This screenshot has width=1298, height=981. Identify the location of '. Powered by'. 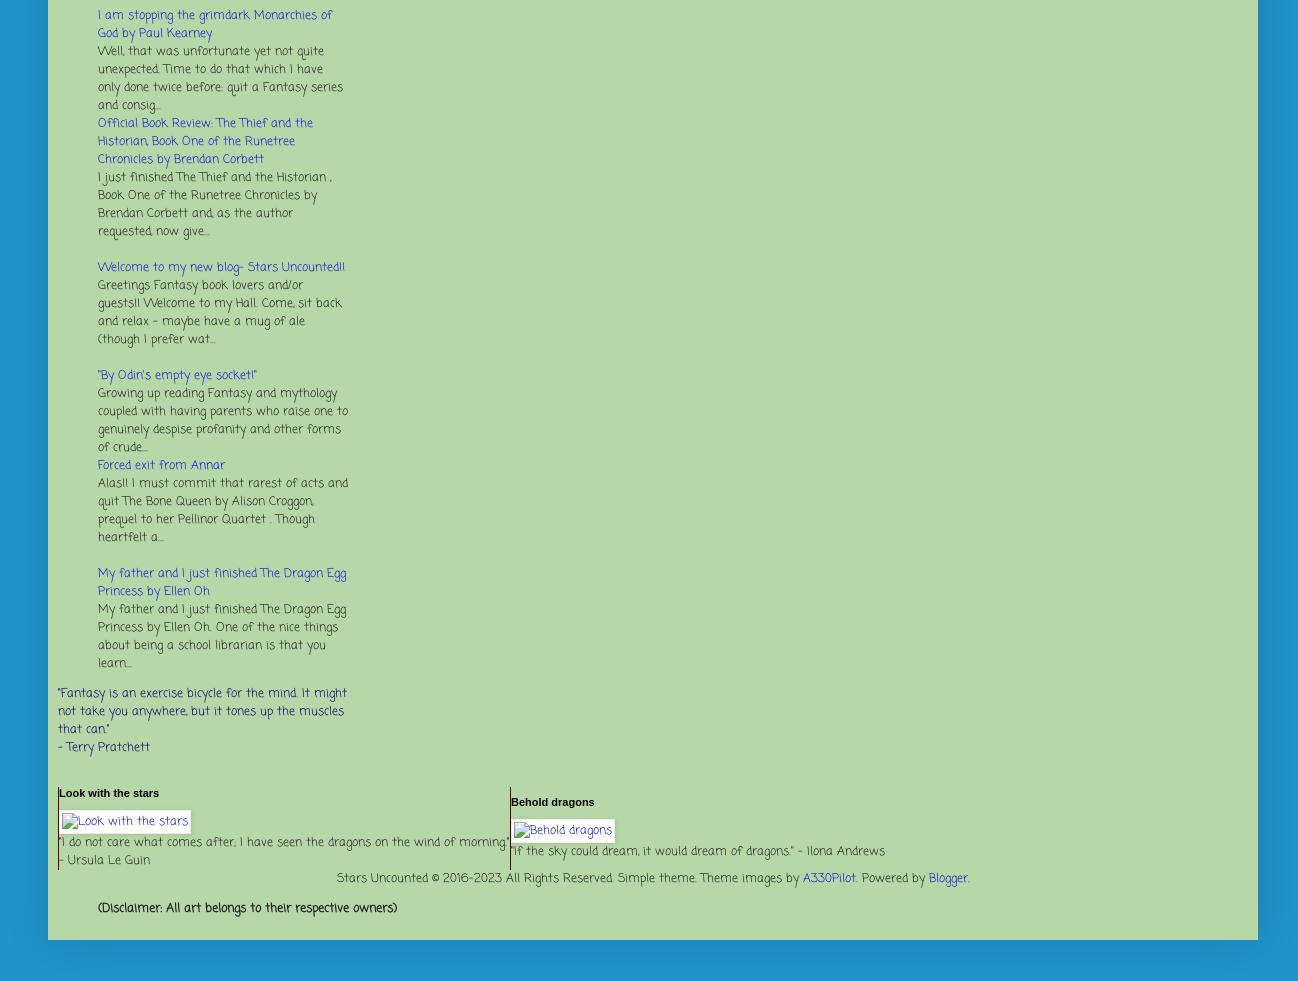
(891, 878).